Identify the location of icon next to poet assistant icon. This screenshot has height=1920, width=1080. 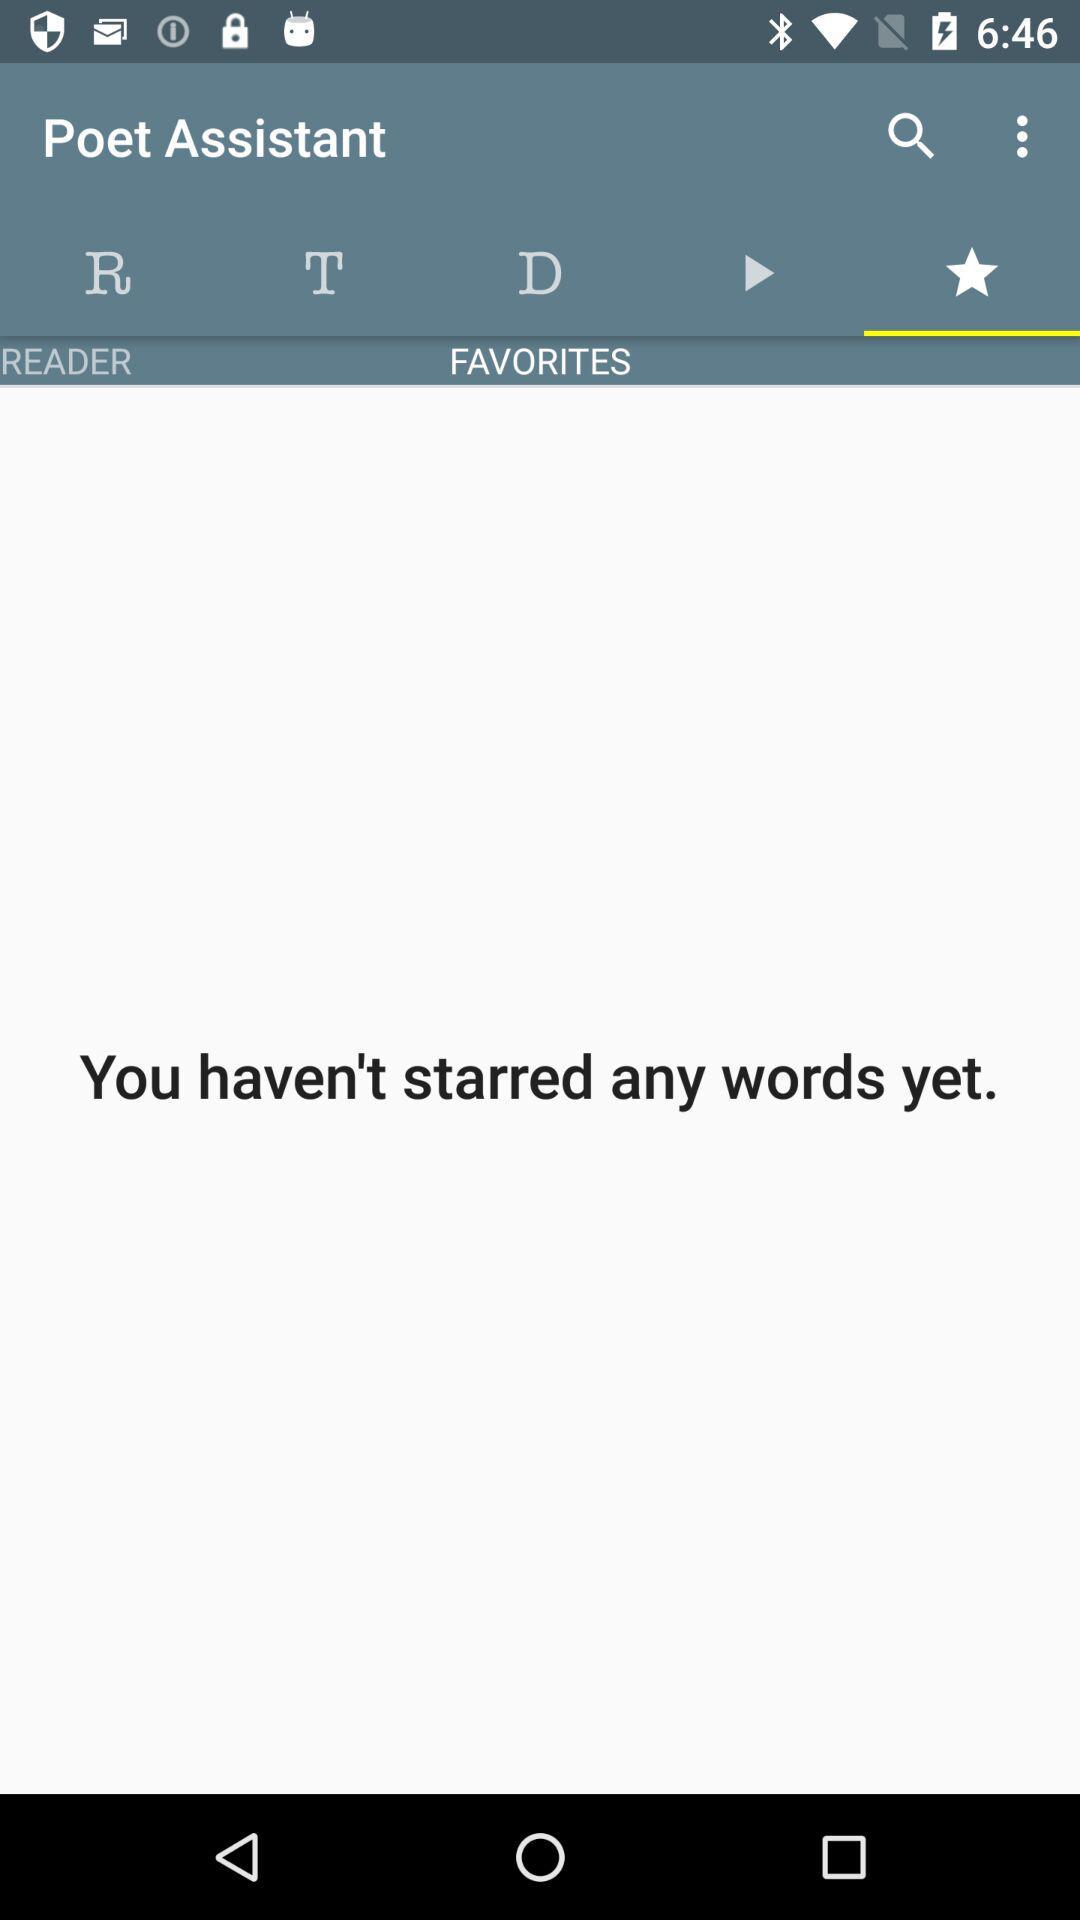
(911, 135).